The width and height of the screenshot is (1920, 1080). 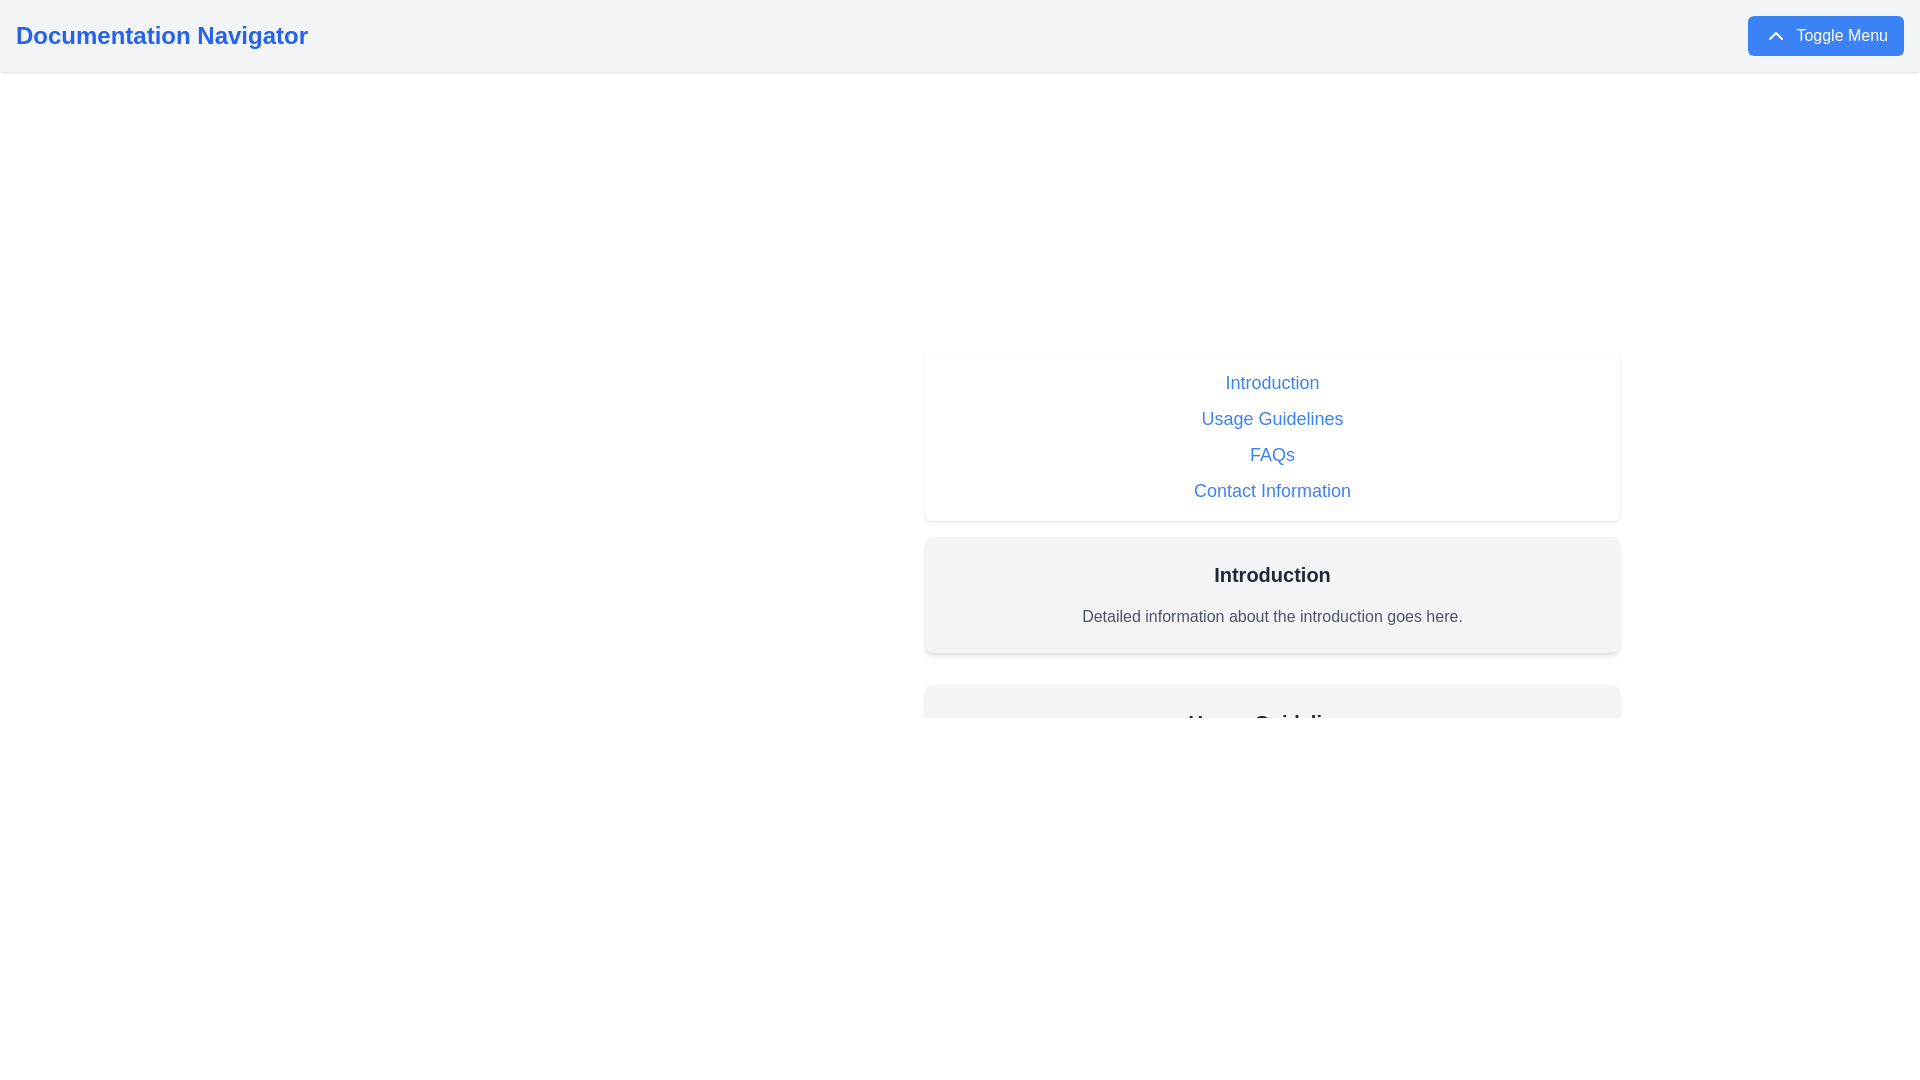 What do you see at coordinates (1271, 455) in the screenshot?
I see `the 'FAQs' hyperlink, which is the third link in a vertical list styled with a blue font that changes color and underlines on hover` at bounding box center [1271, 455].